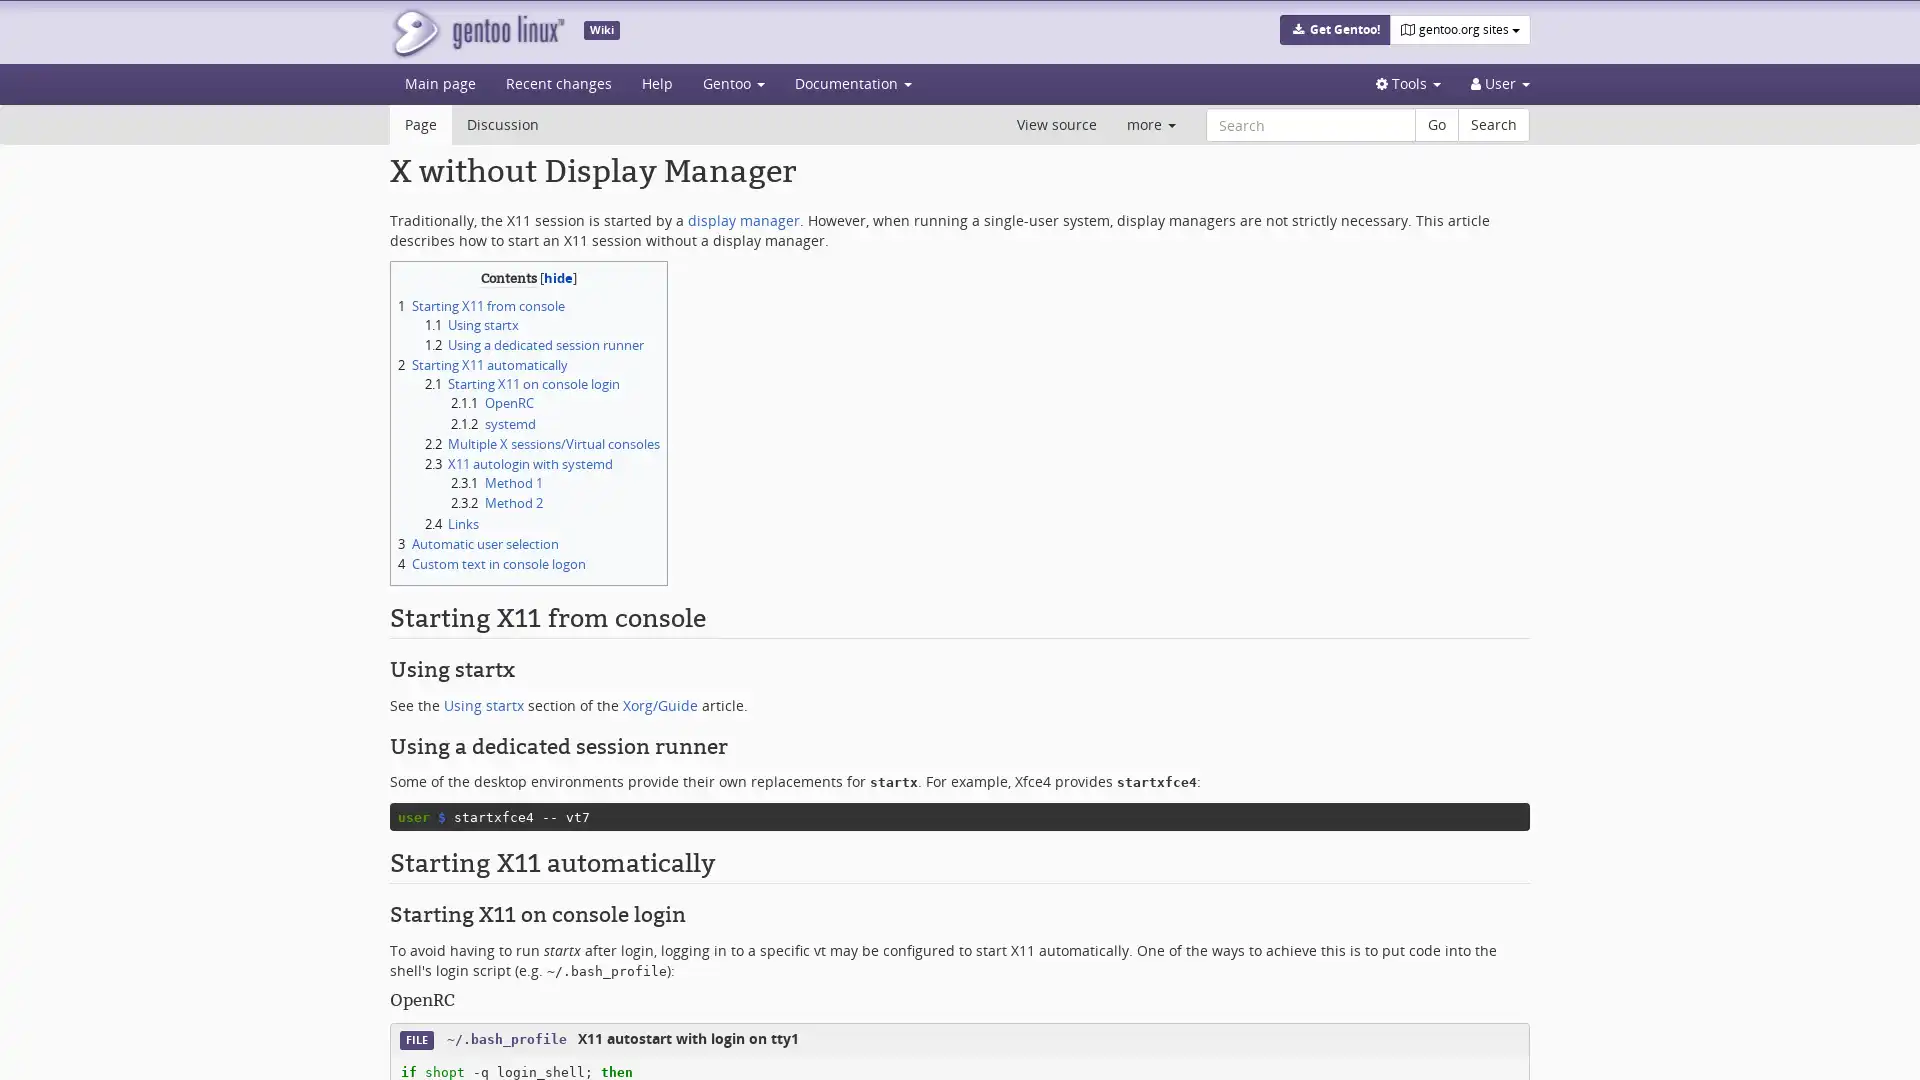 The image size is (1920, 1080). I want to click on Search, so click(1493, 124).